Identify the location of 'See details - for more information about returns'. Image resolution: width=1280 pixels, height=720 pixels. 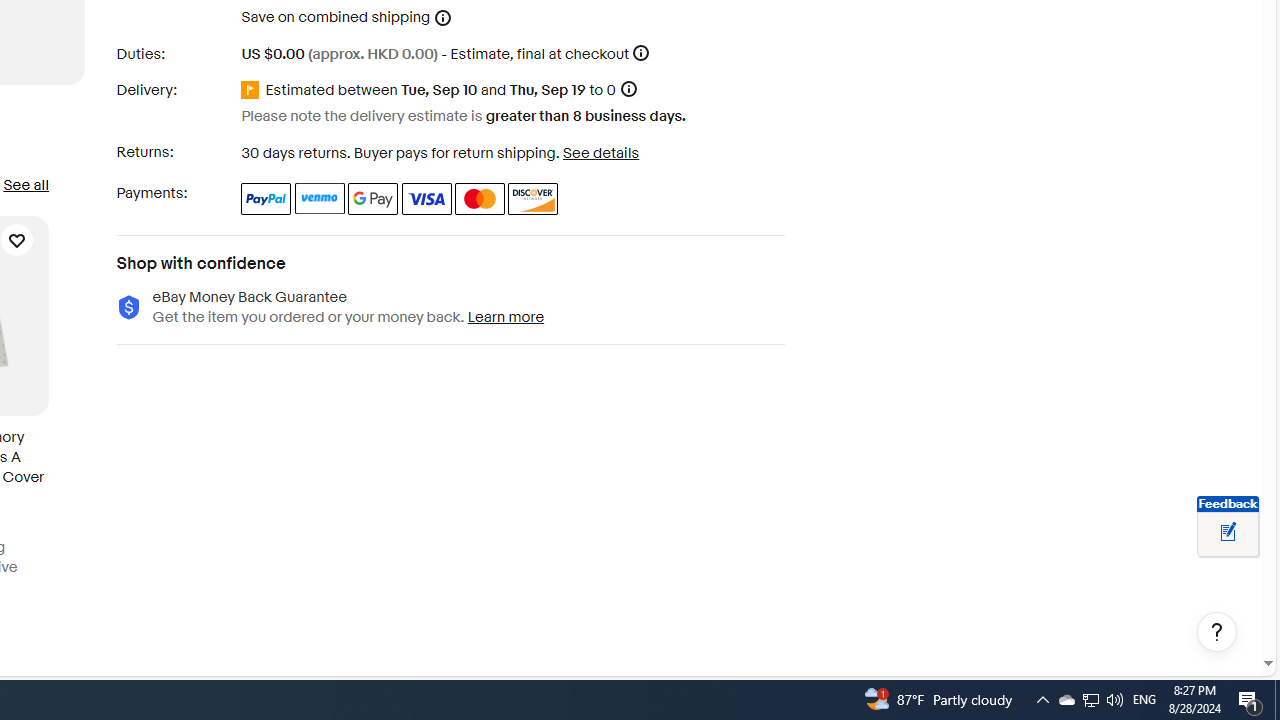
(599, 152).